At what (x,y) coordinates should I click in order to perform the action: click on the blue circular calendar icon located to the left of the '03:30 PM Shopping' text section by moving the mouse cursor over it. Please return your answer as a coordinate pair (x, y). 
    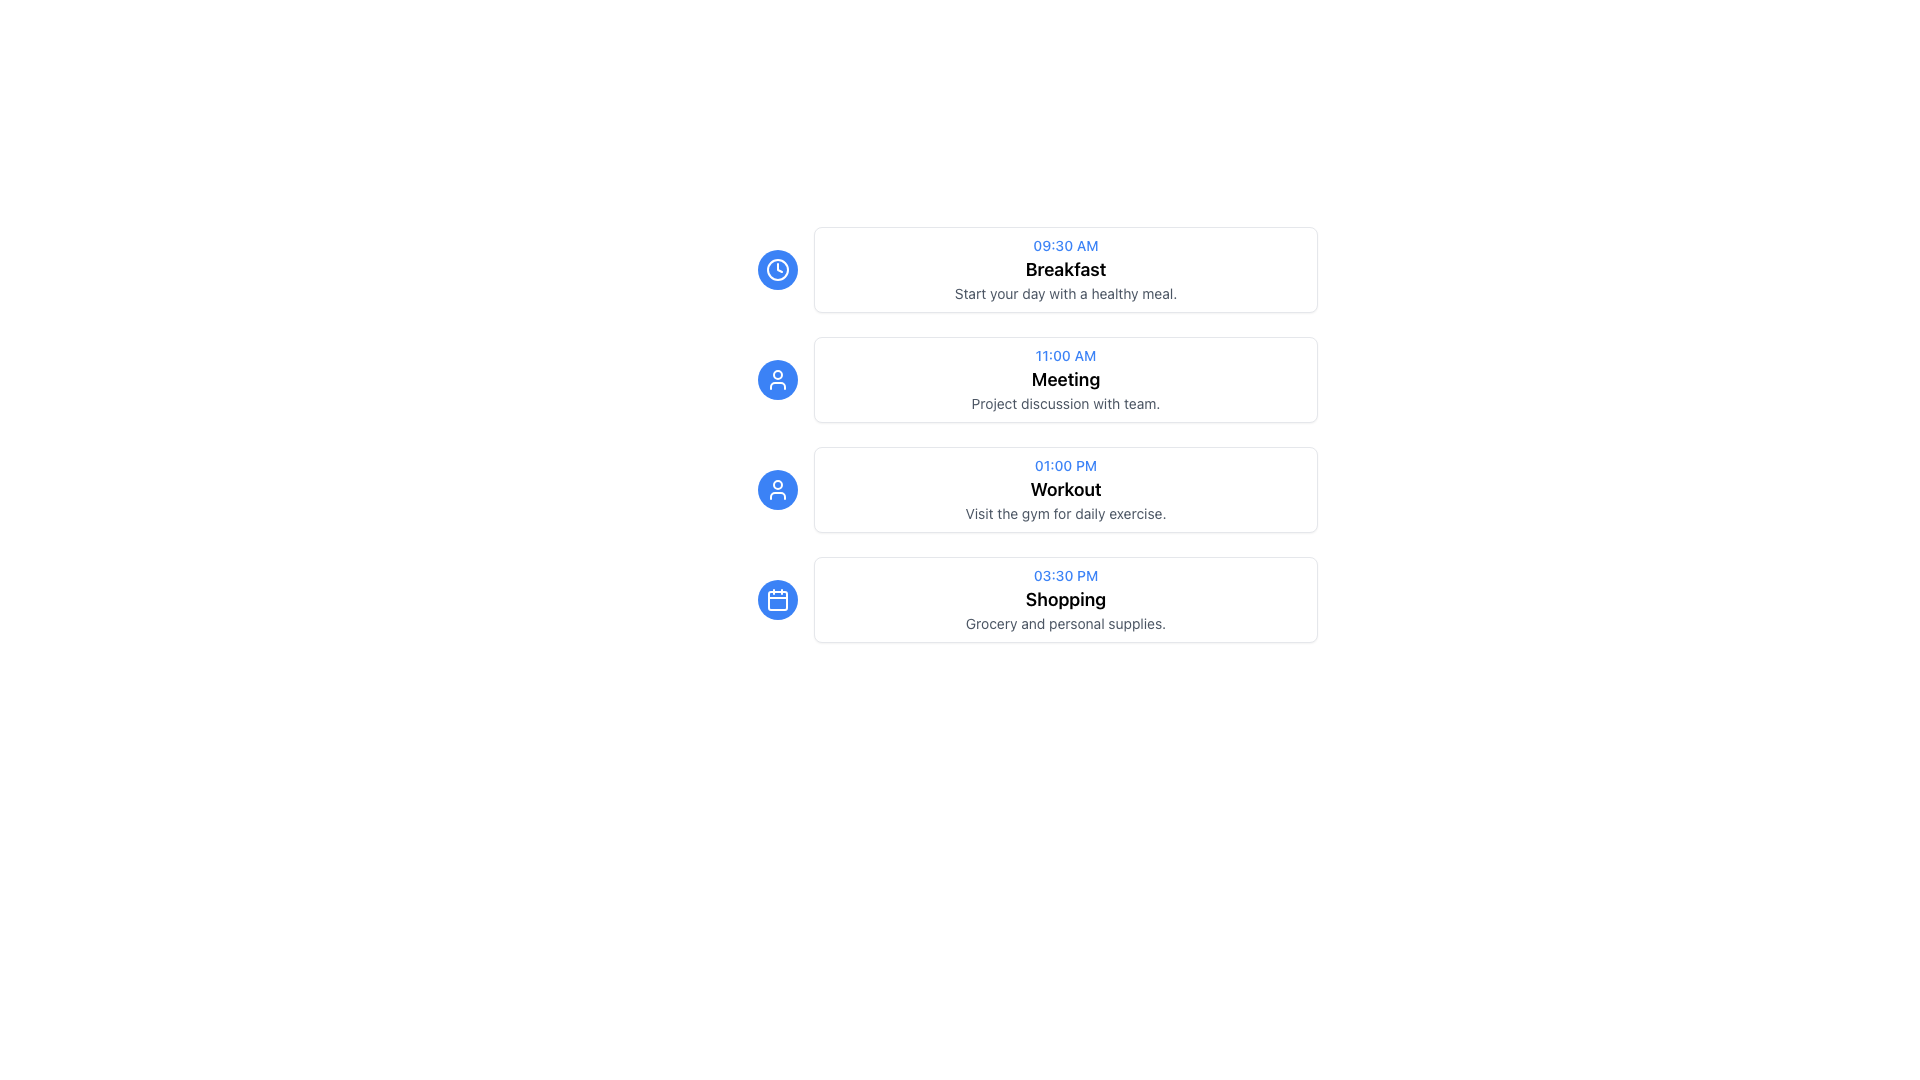
    Looking at the image, I should click on (776, 599).